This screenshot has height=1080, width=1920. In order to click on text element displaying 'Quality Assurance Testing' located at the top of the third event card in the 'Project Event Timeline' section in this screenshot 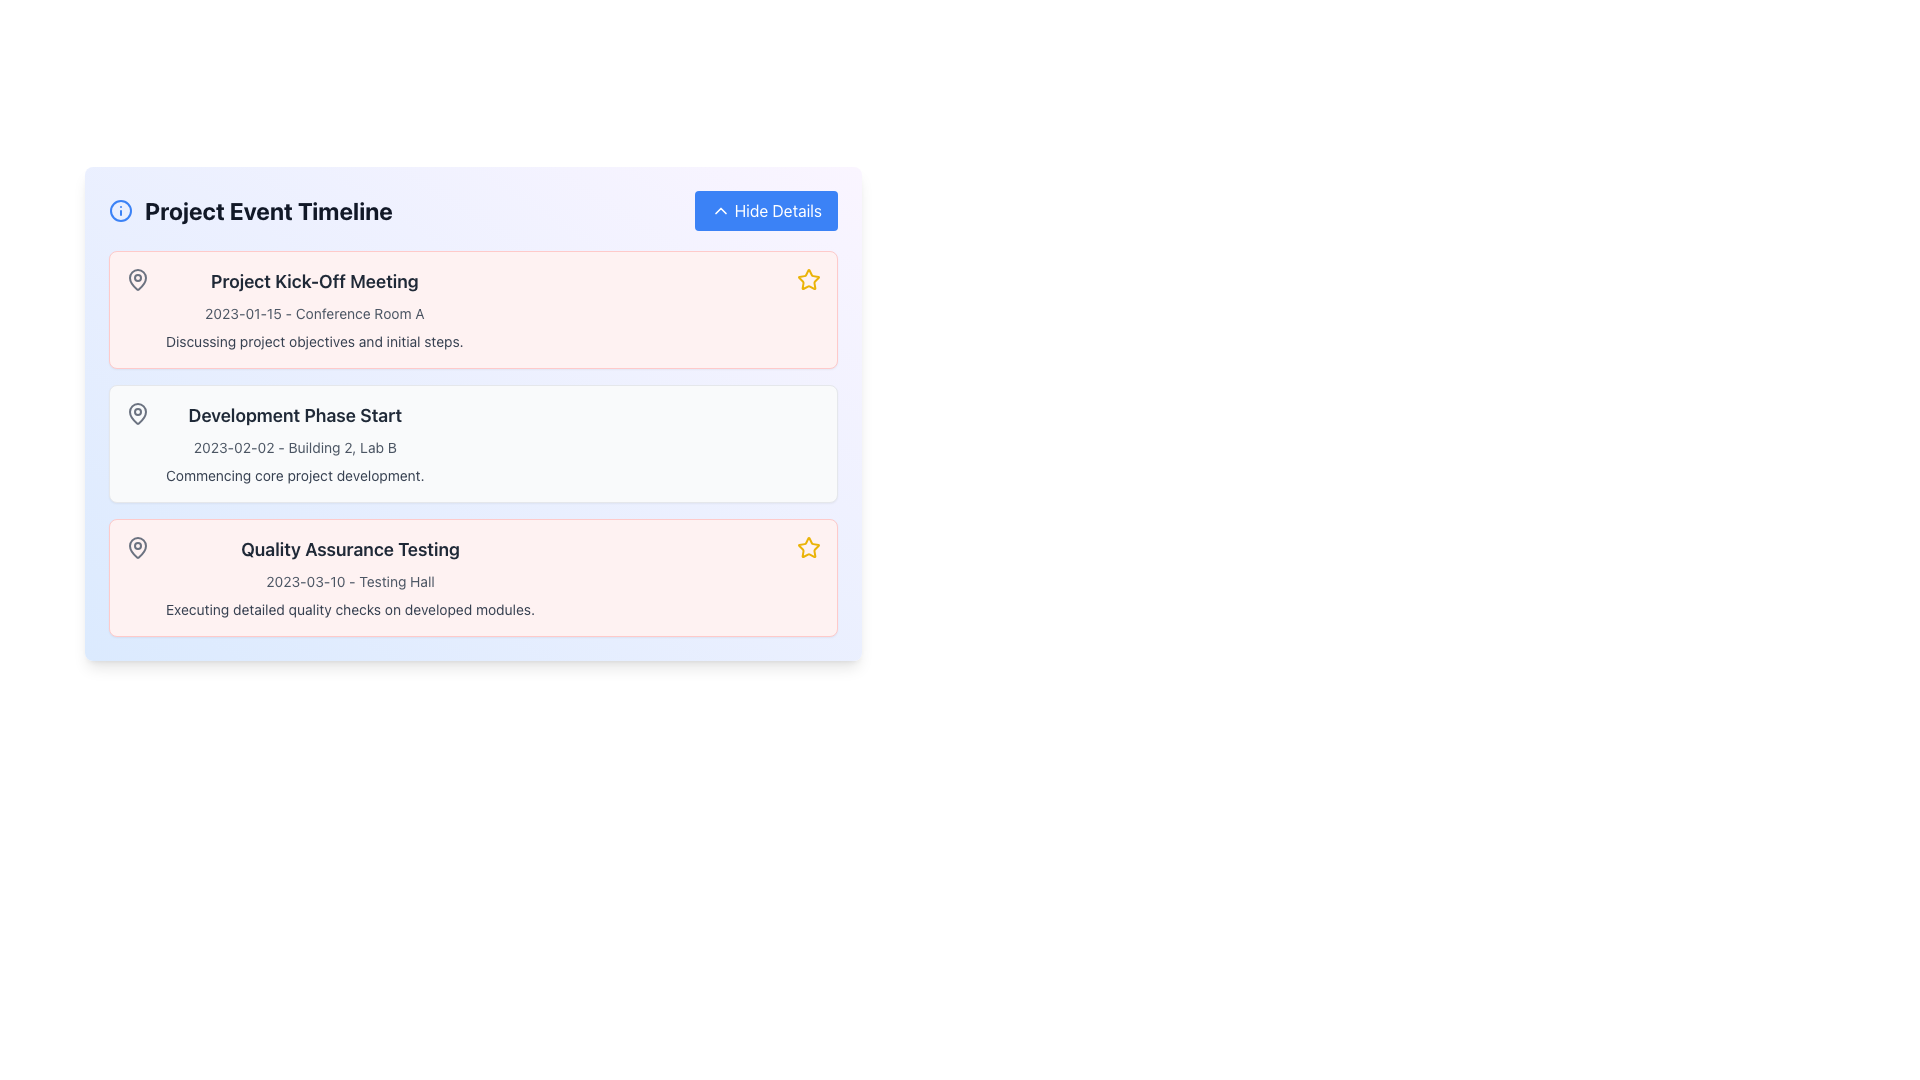, I will do `click(350, 550)`.